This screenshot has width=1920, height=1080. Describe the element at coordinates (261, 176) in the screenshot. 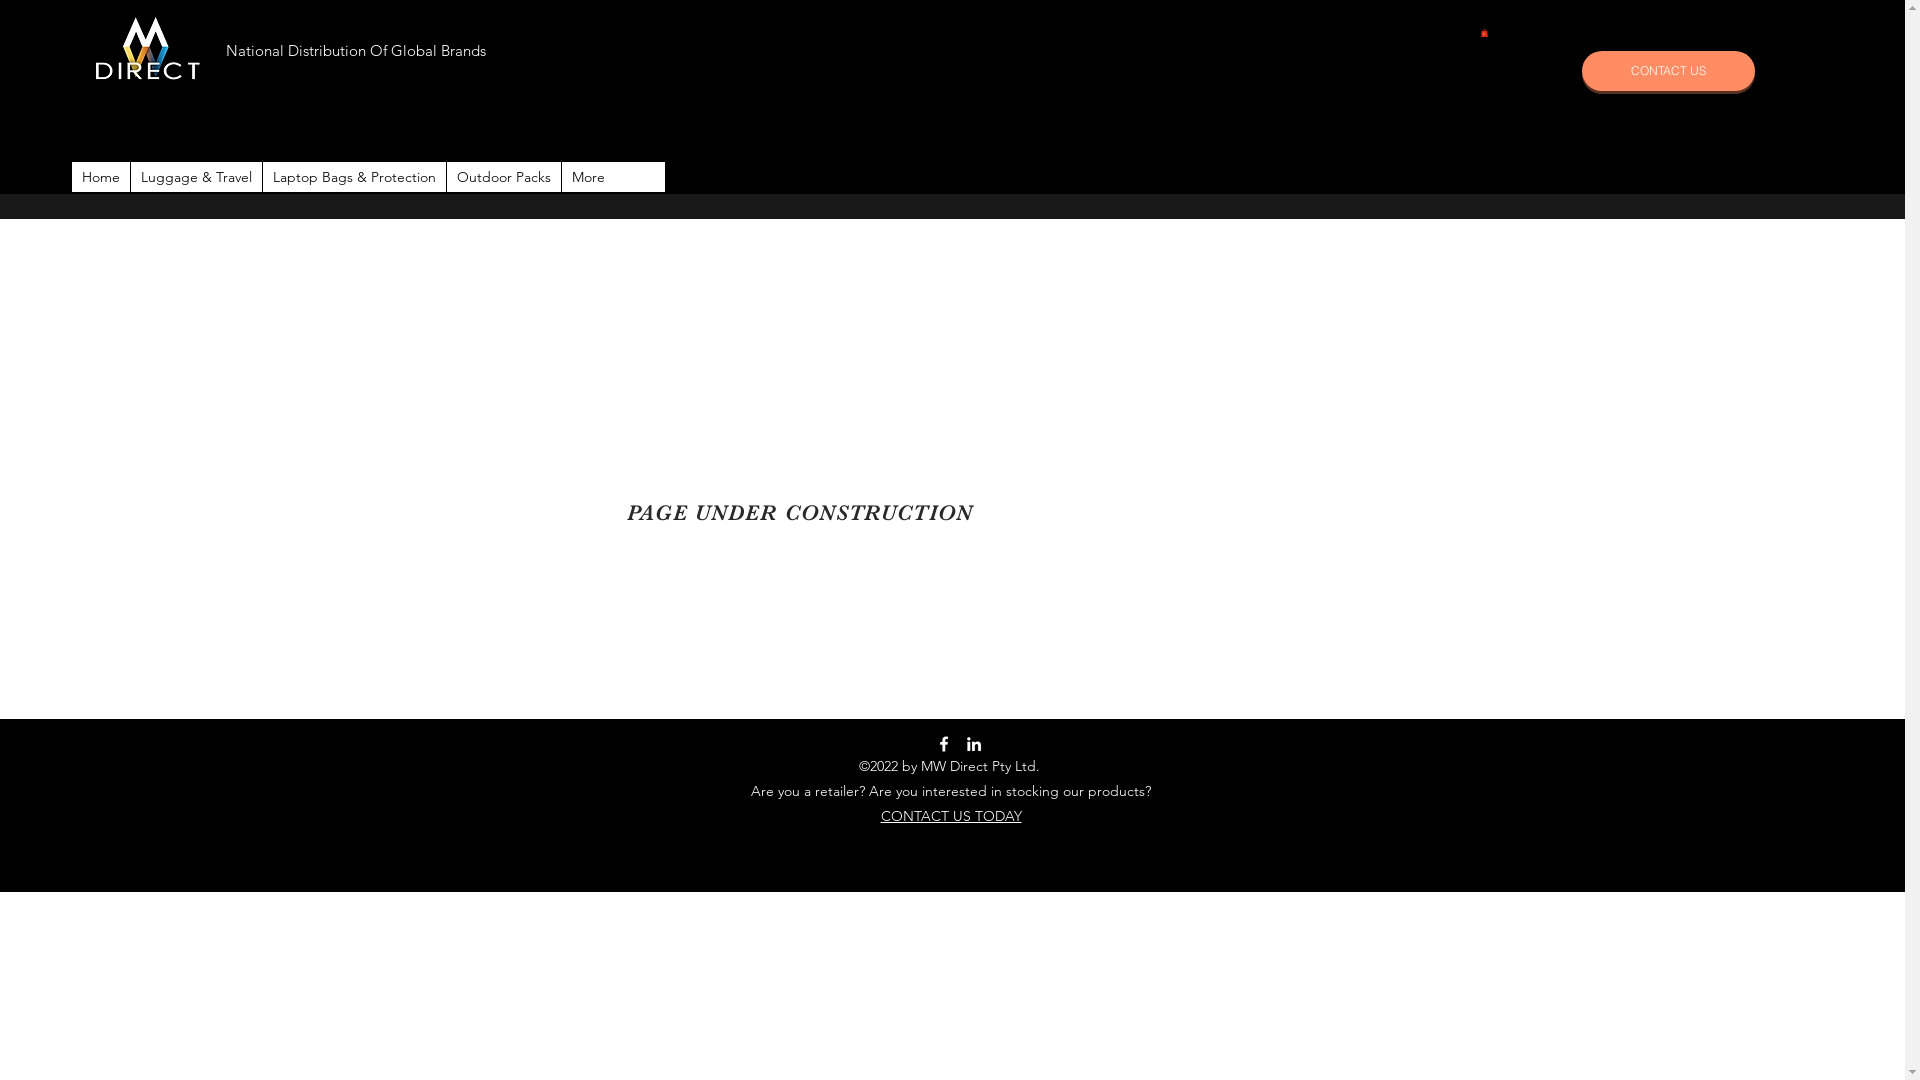

I see `'Laptop Bags & Protection'` at that location.